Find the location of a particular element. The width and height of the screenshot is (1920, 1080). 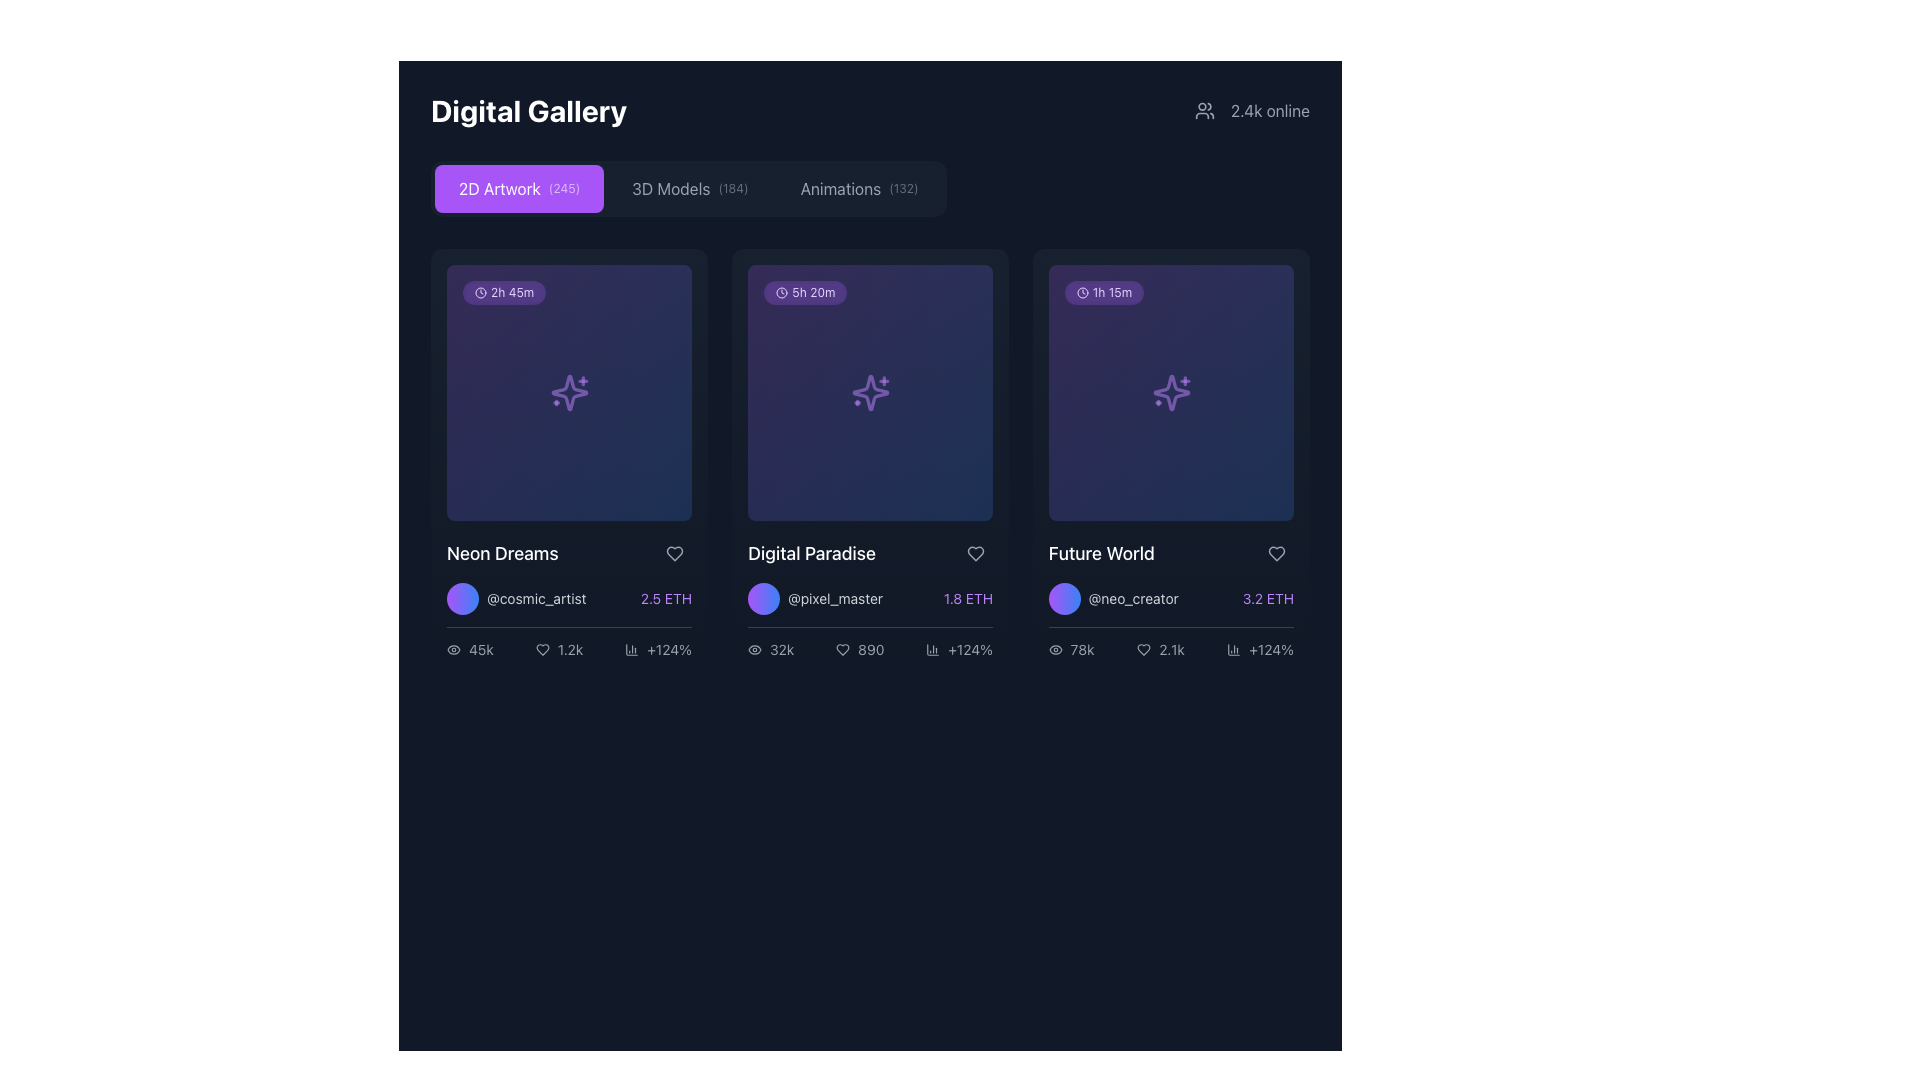

the sparkling purple icon located within the centered square box of the 'Digital Paradise' card in the Digital Gallery interface is located at coordinates (870, 393).